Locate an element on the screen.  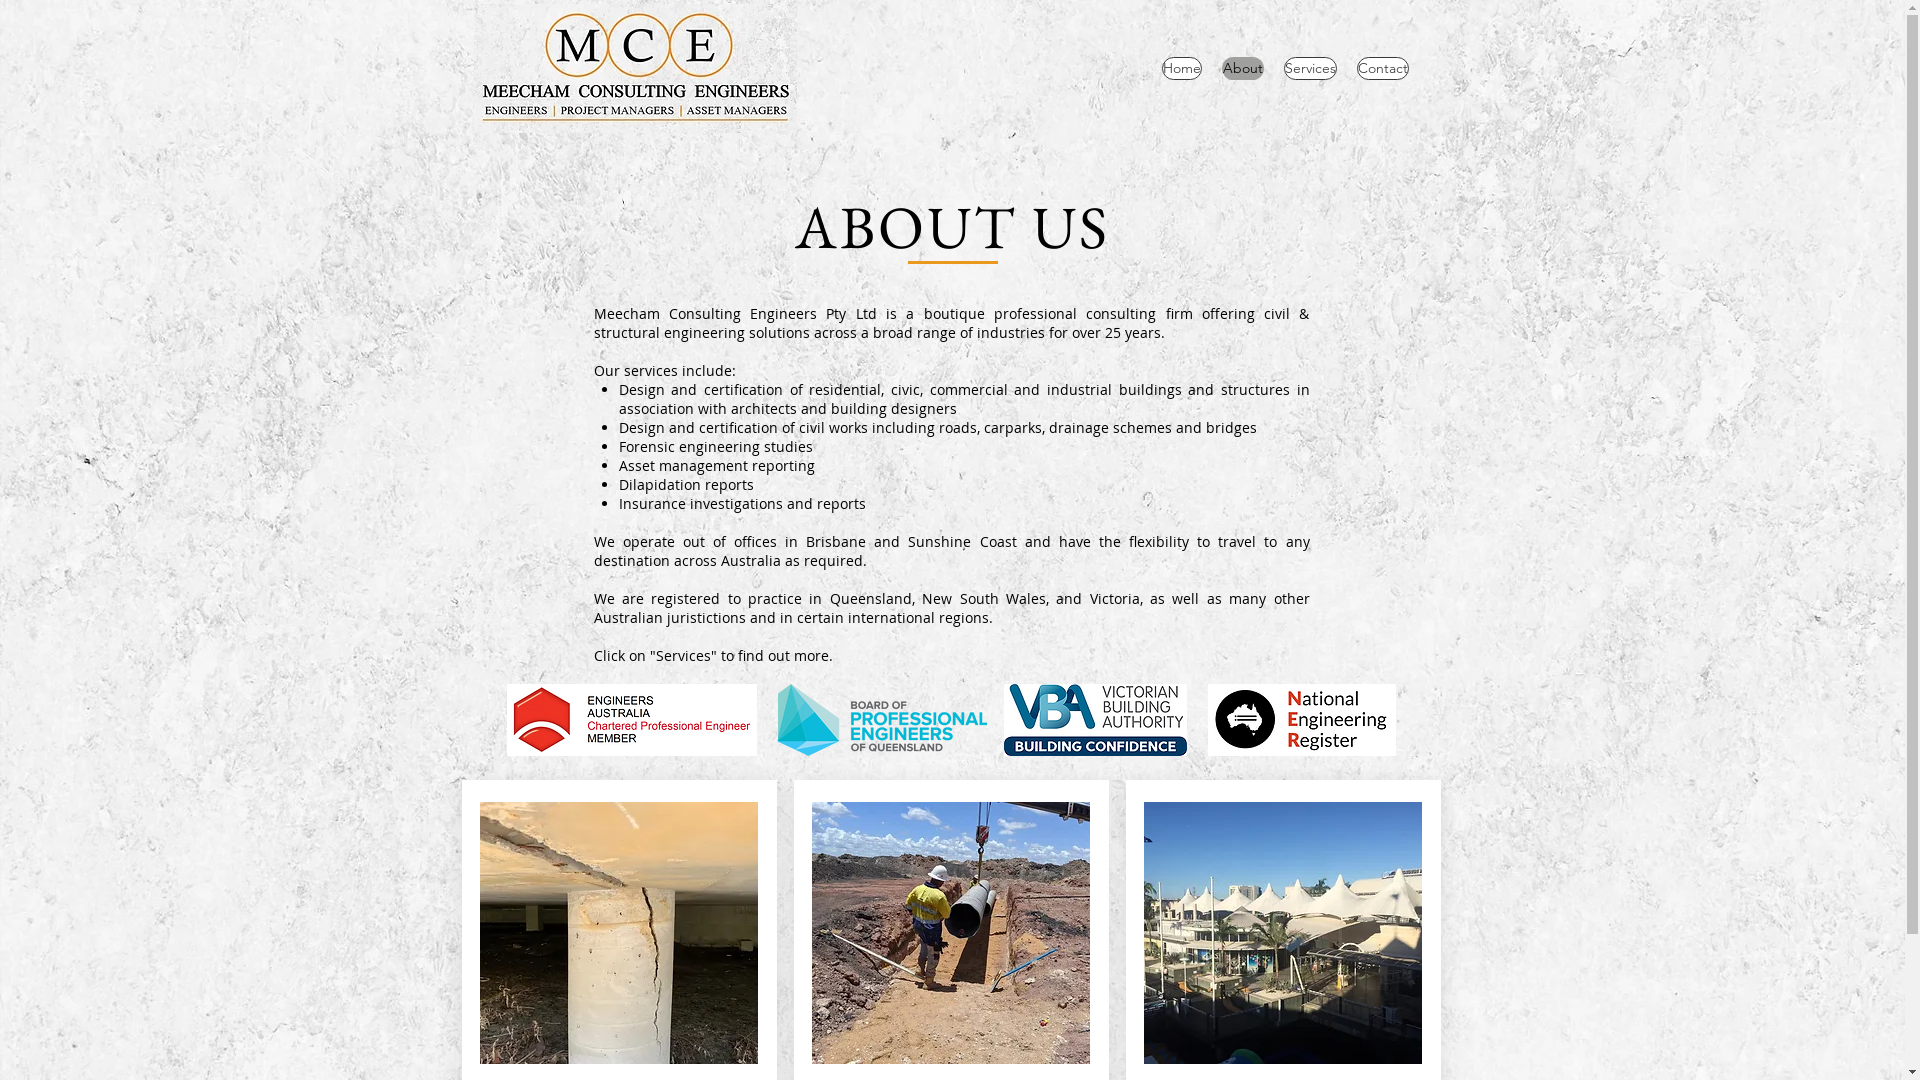
'Services' is located at coordinates (1310, 67).